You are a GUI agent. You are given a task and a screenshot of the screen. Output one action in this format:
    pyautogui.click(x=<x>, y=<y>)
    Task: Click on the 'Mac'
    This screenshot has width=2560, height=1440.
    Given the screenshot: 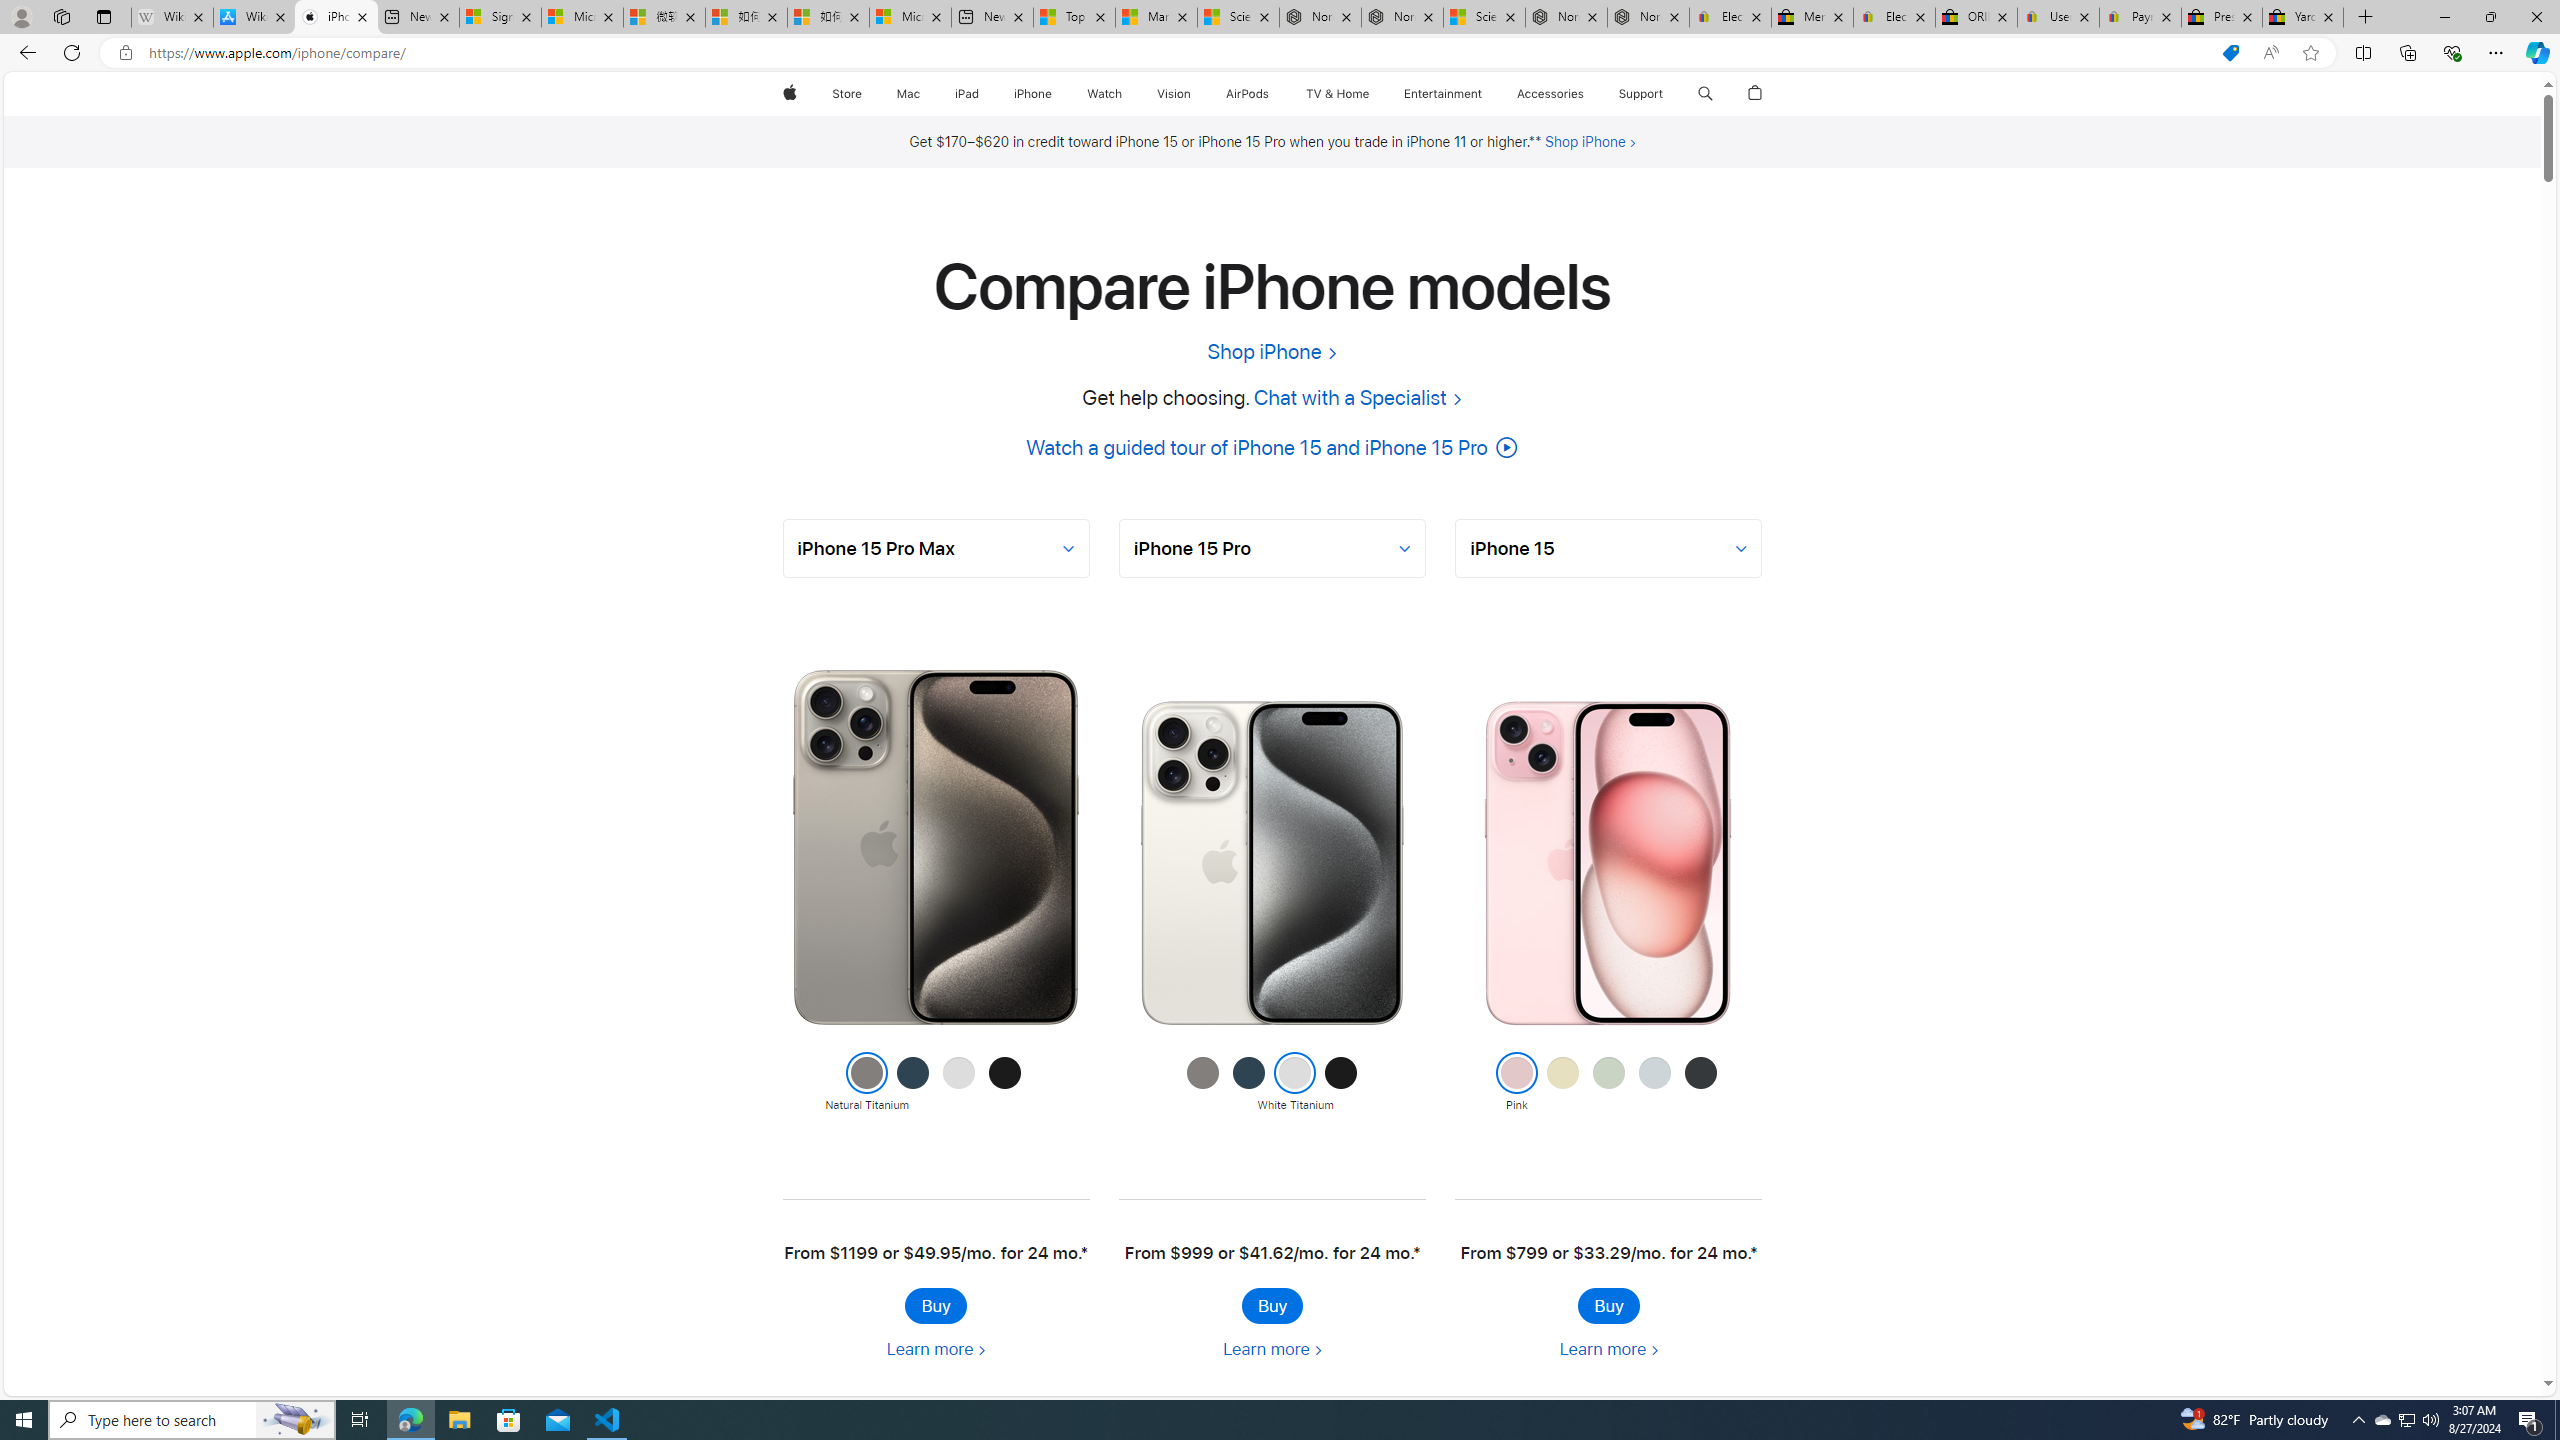 What is the action you would take?
    pyautogui.click(x=906, y=93)
    